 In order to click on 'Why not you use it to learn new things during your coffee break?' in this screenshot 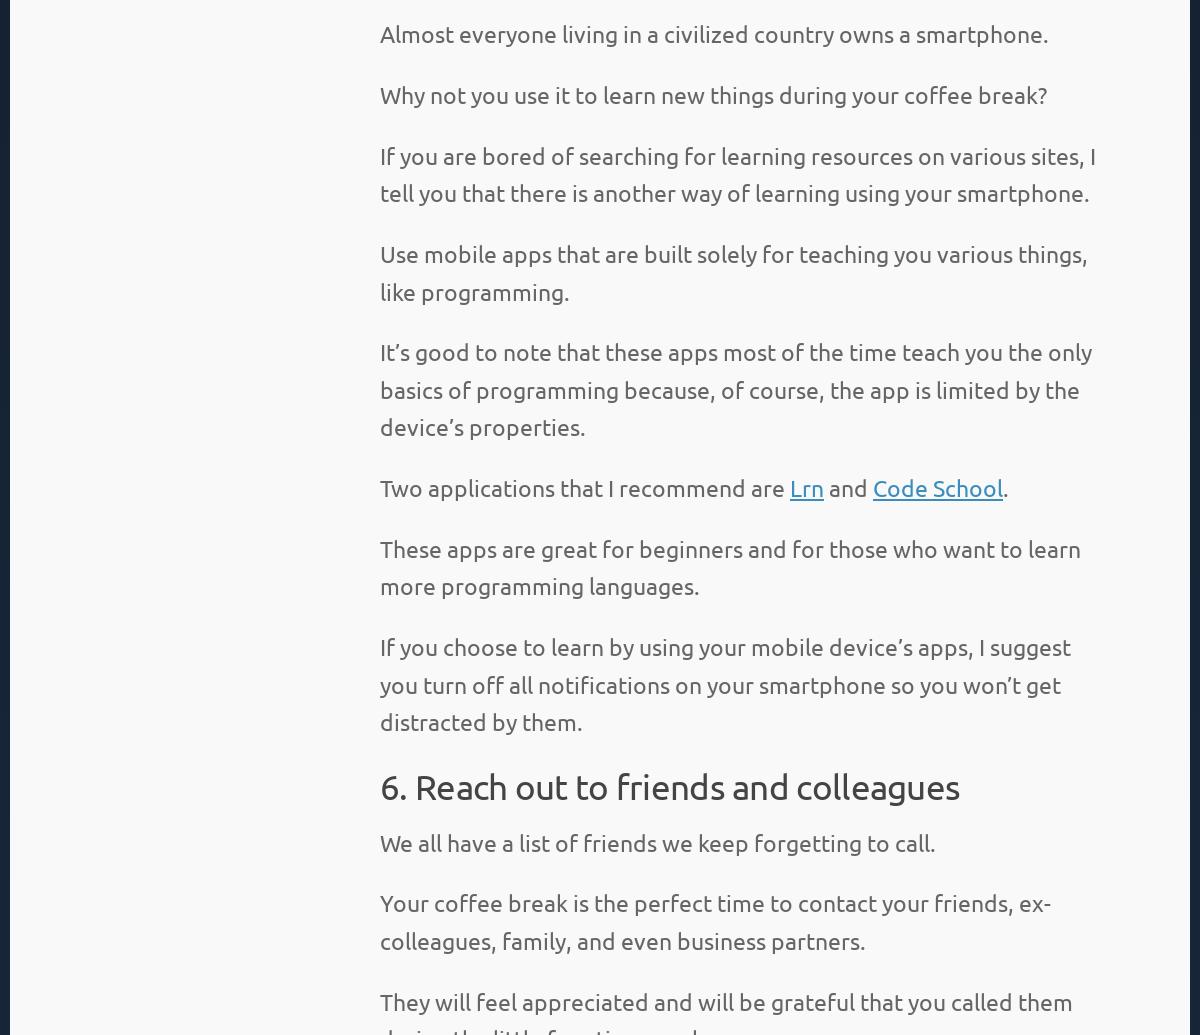, I will do `click(713, 94)`.